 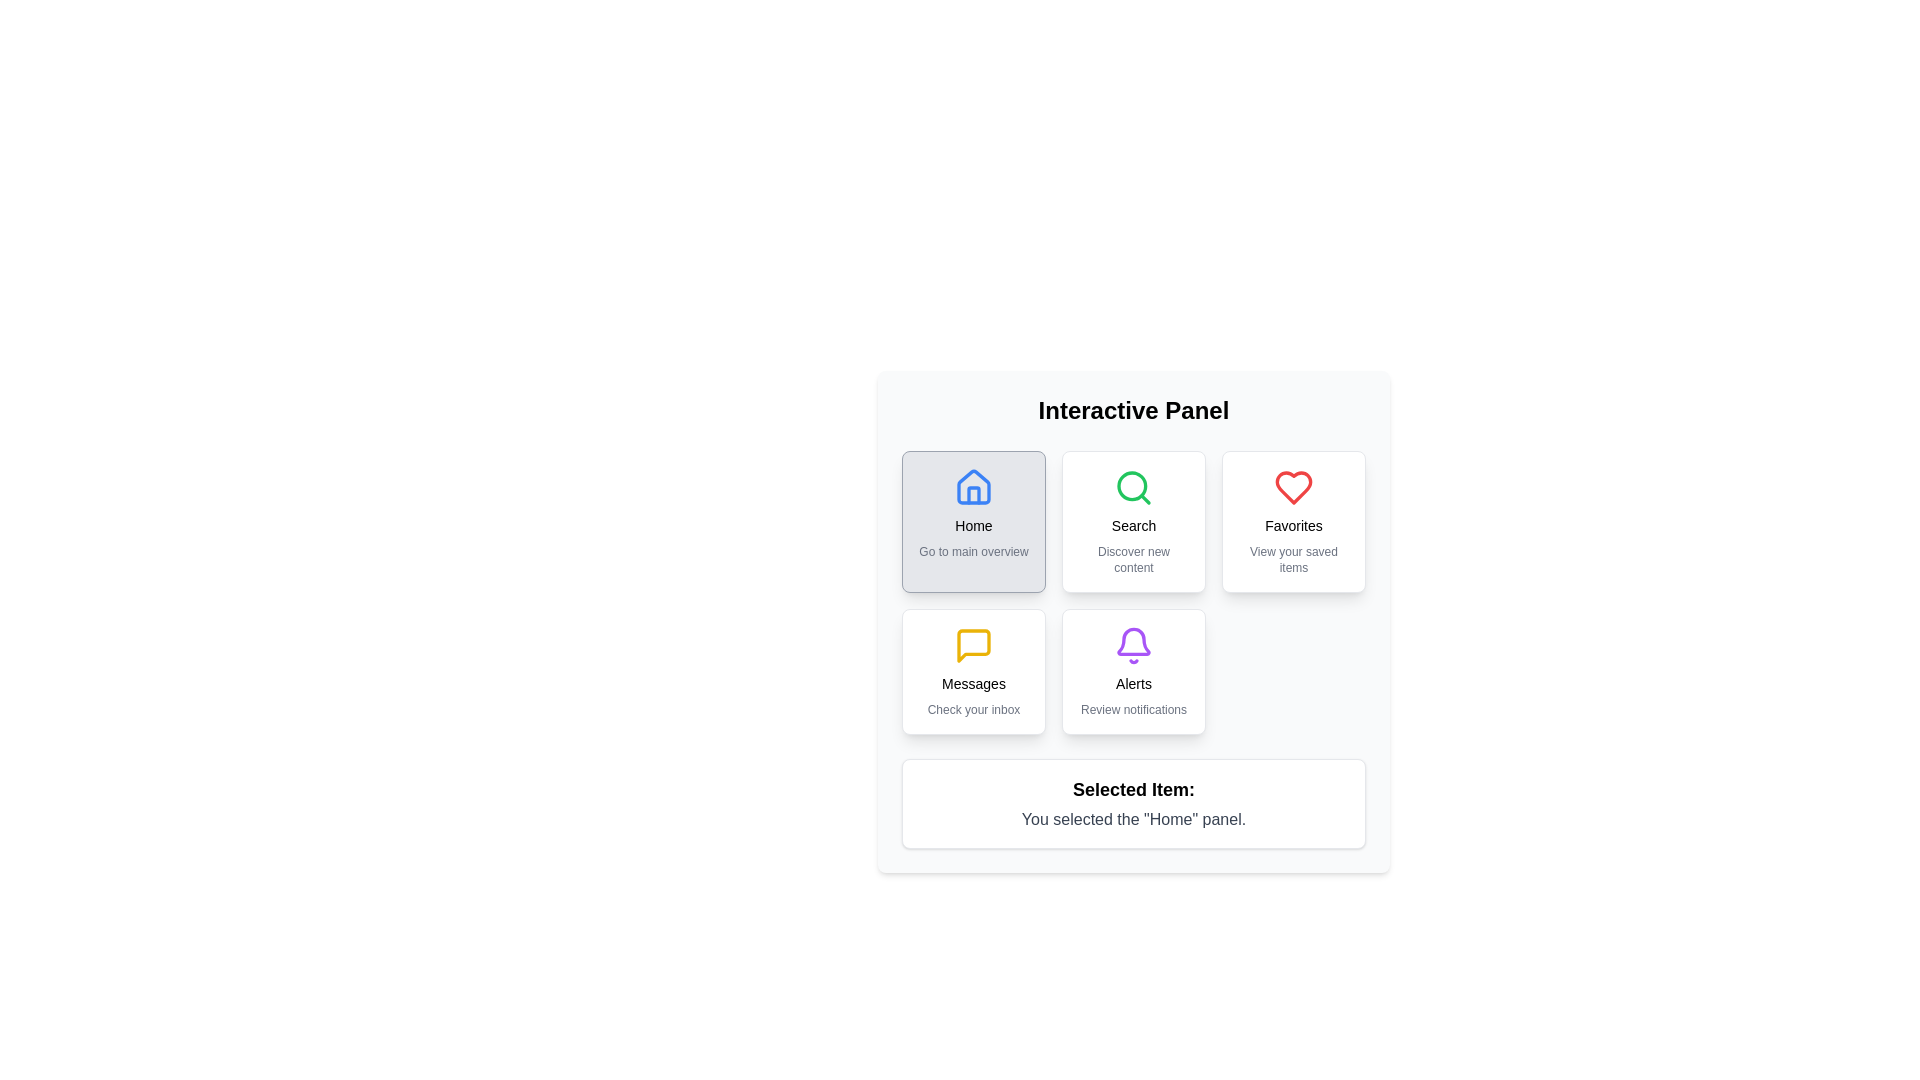 I want to click on the search icon, which is located in the top row, center column of the interactive panel and is part of the 'Search' button, so click(x=1133, y=488).